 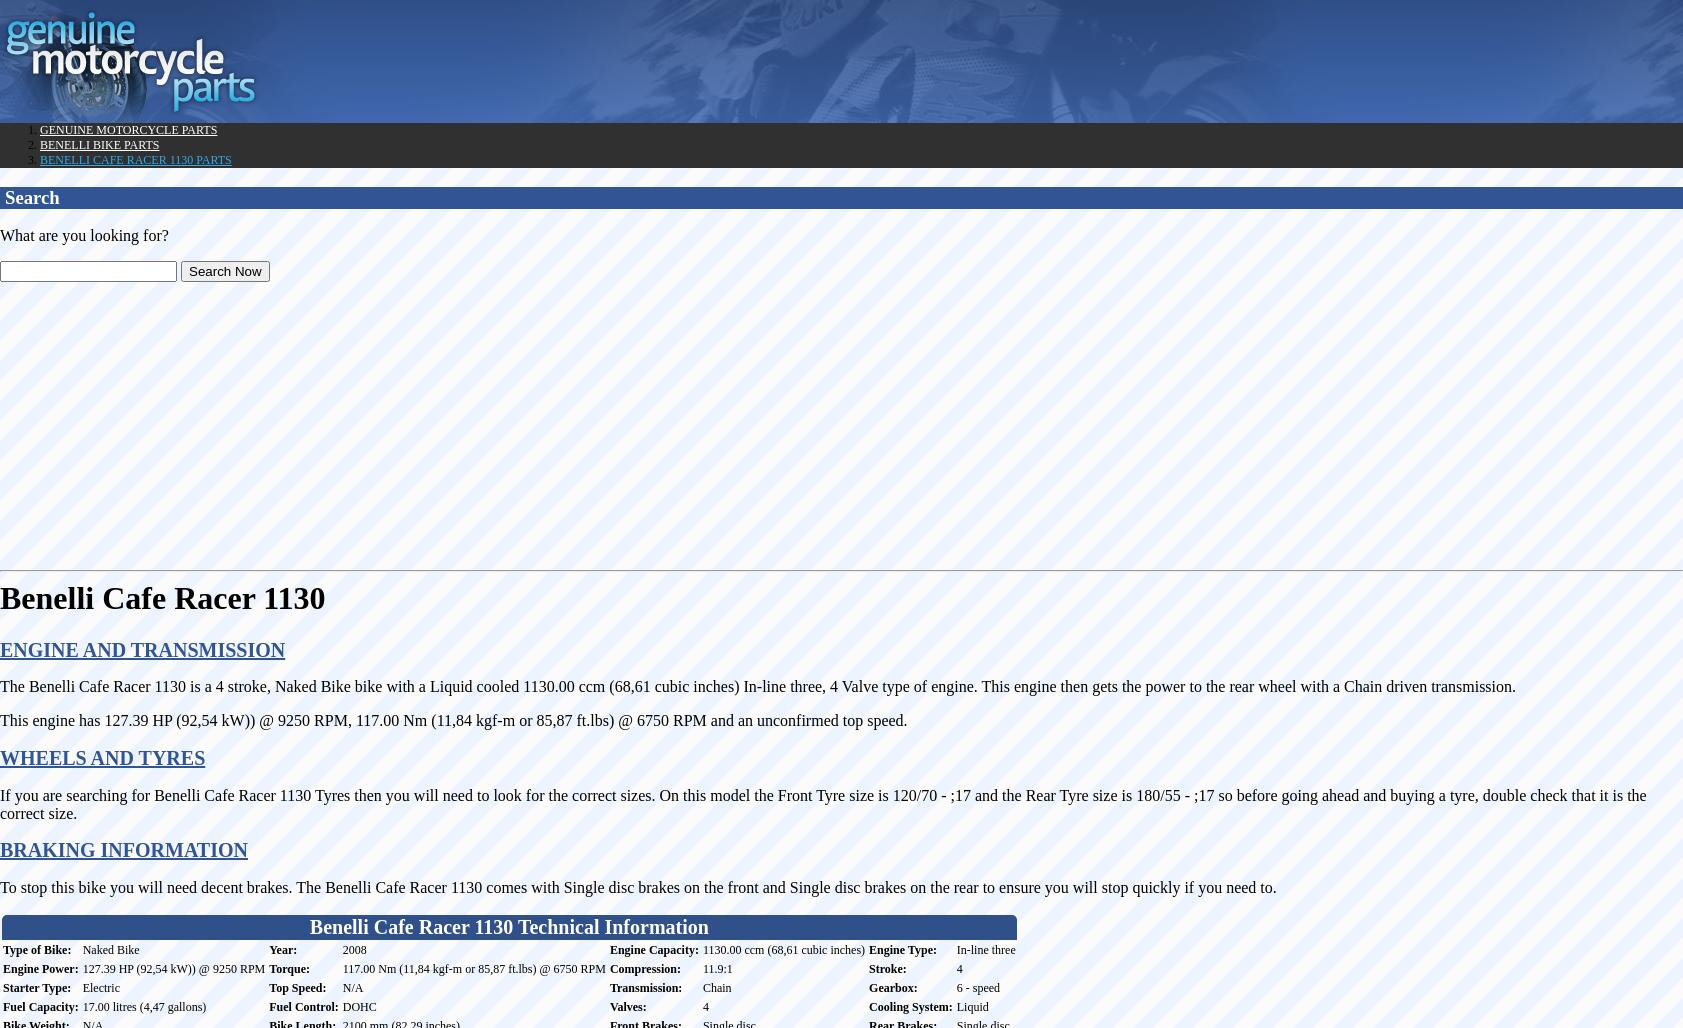 What do you see at coordinates (473, 966) in the screenshot?
I see `'117.00 Nm (11,84 kgf-m or 85,87 ft.lbs) @ 6750 RPM'` at bounding box center [473, 966].